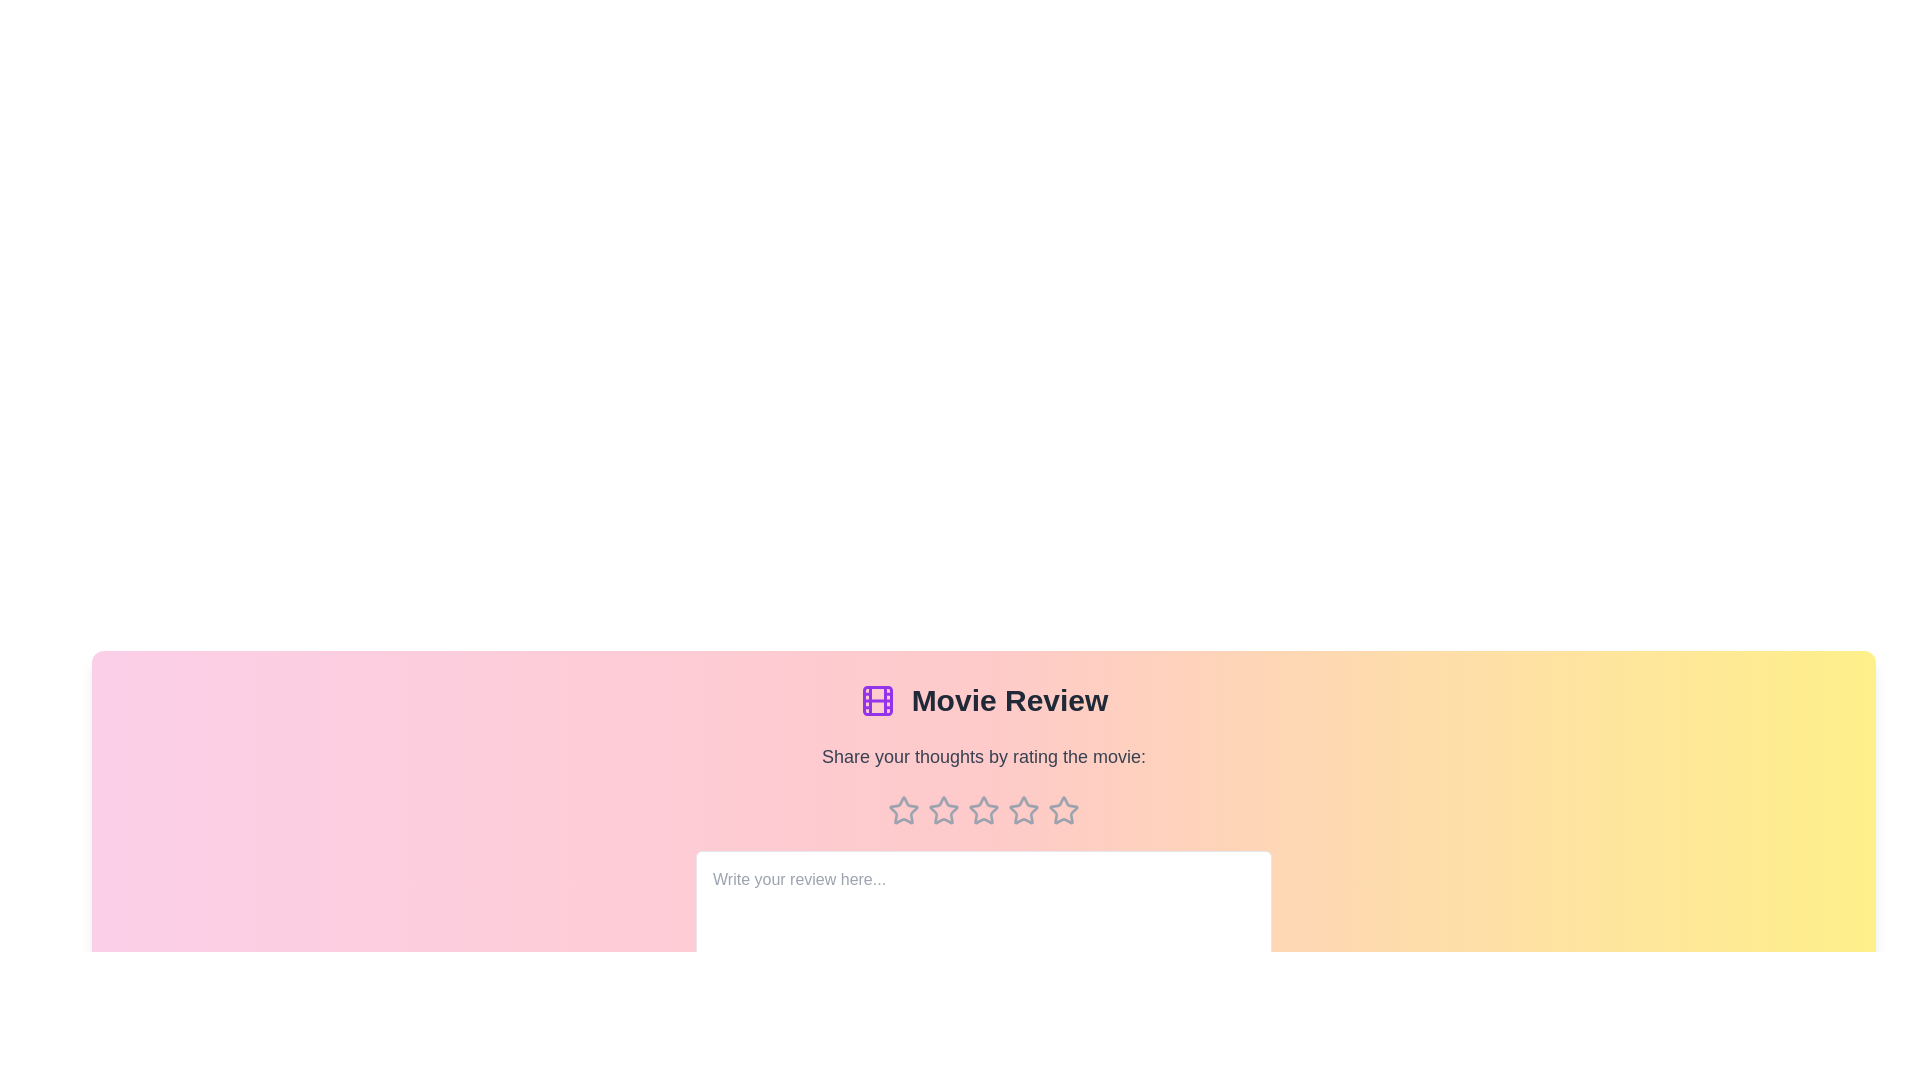 This screenshot has height=1080, width=1920. What do you see at coordinates (983, 906) in the screenshot?
I see `the text area and type the review text` at bounding box center [983, 906].